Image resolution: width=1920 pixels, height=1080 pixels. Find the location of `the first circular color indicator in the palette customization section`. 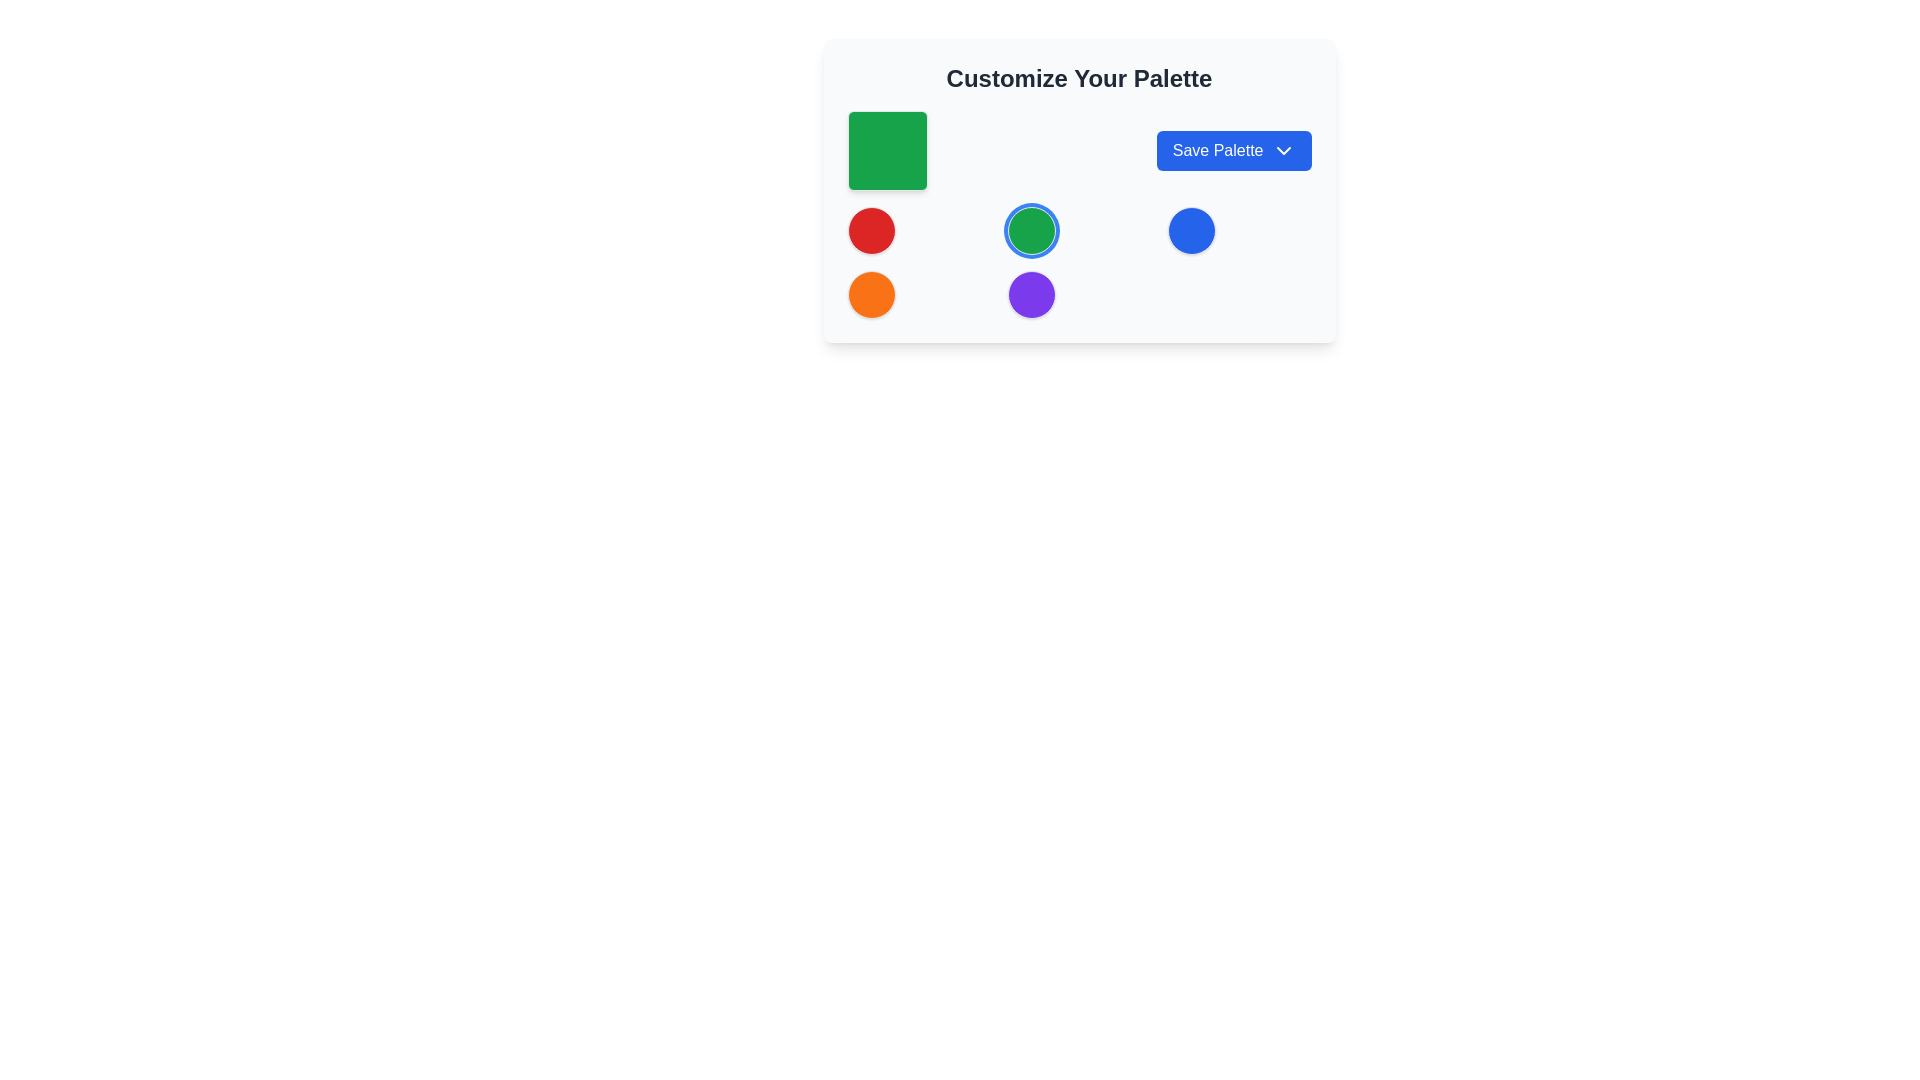

the first circular color indicator in the palette customization section is located at coordinates (871, 230).